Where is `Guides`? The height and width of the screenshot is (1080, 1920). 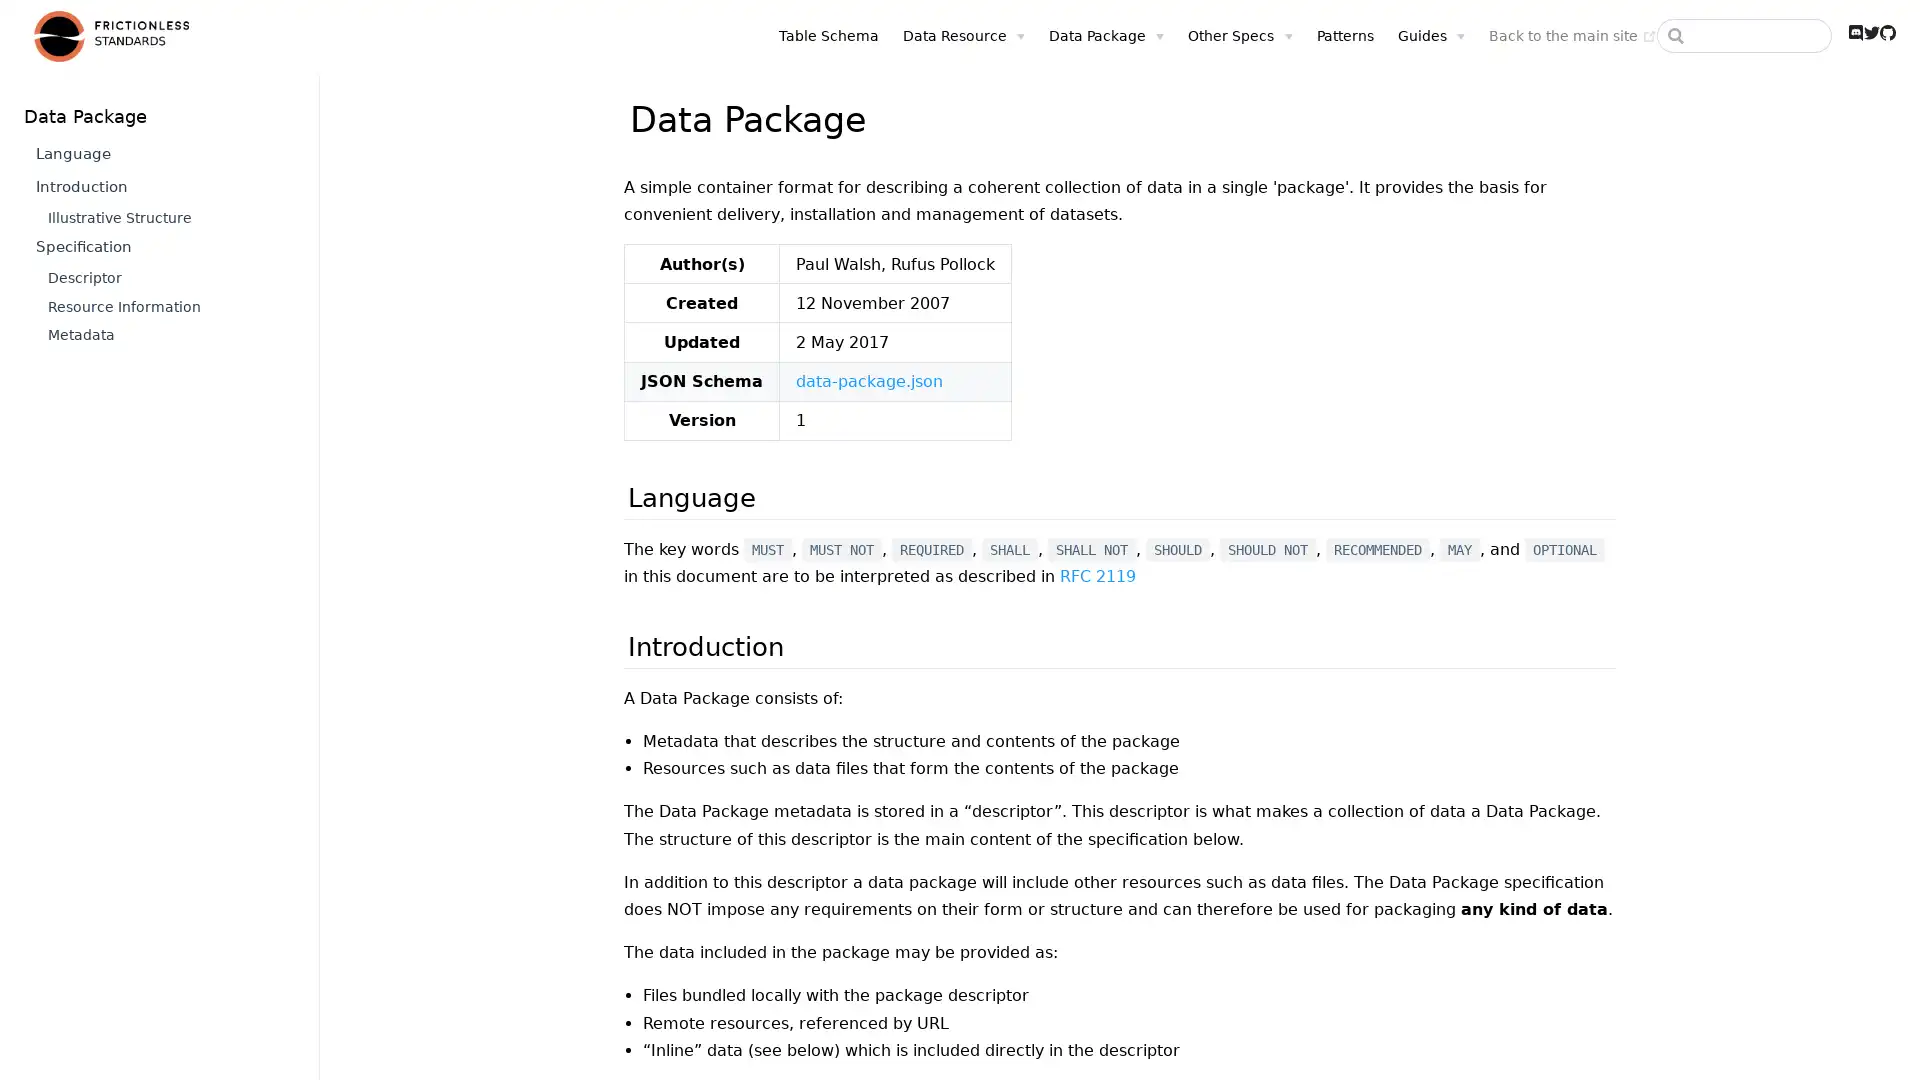
Guides is located at coordinates (1402, 35).